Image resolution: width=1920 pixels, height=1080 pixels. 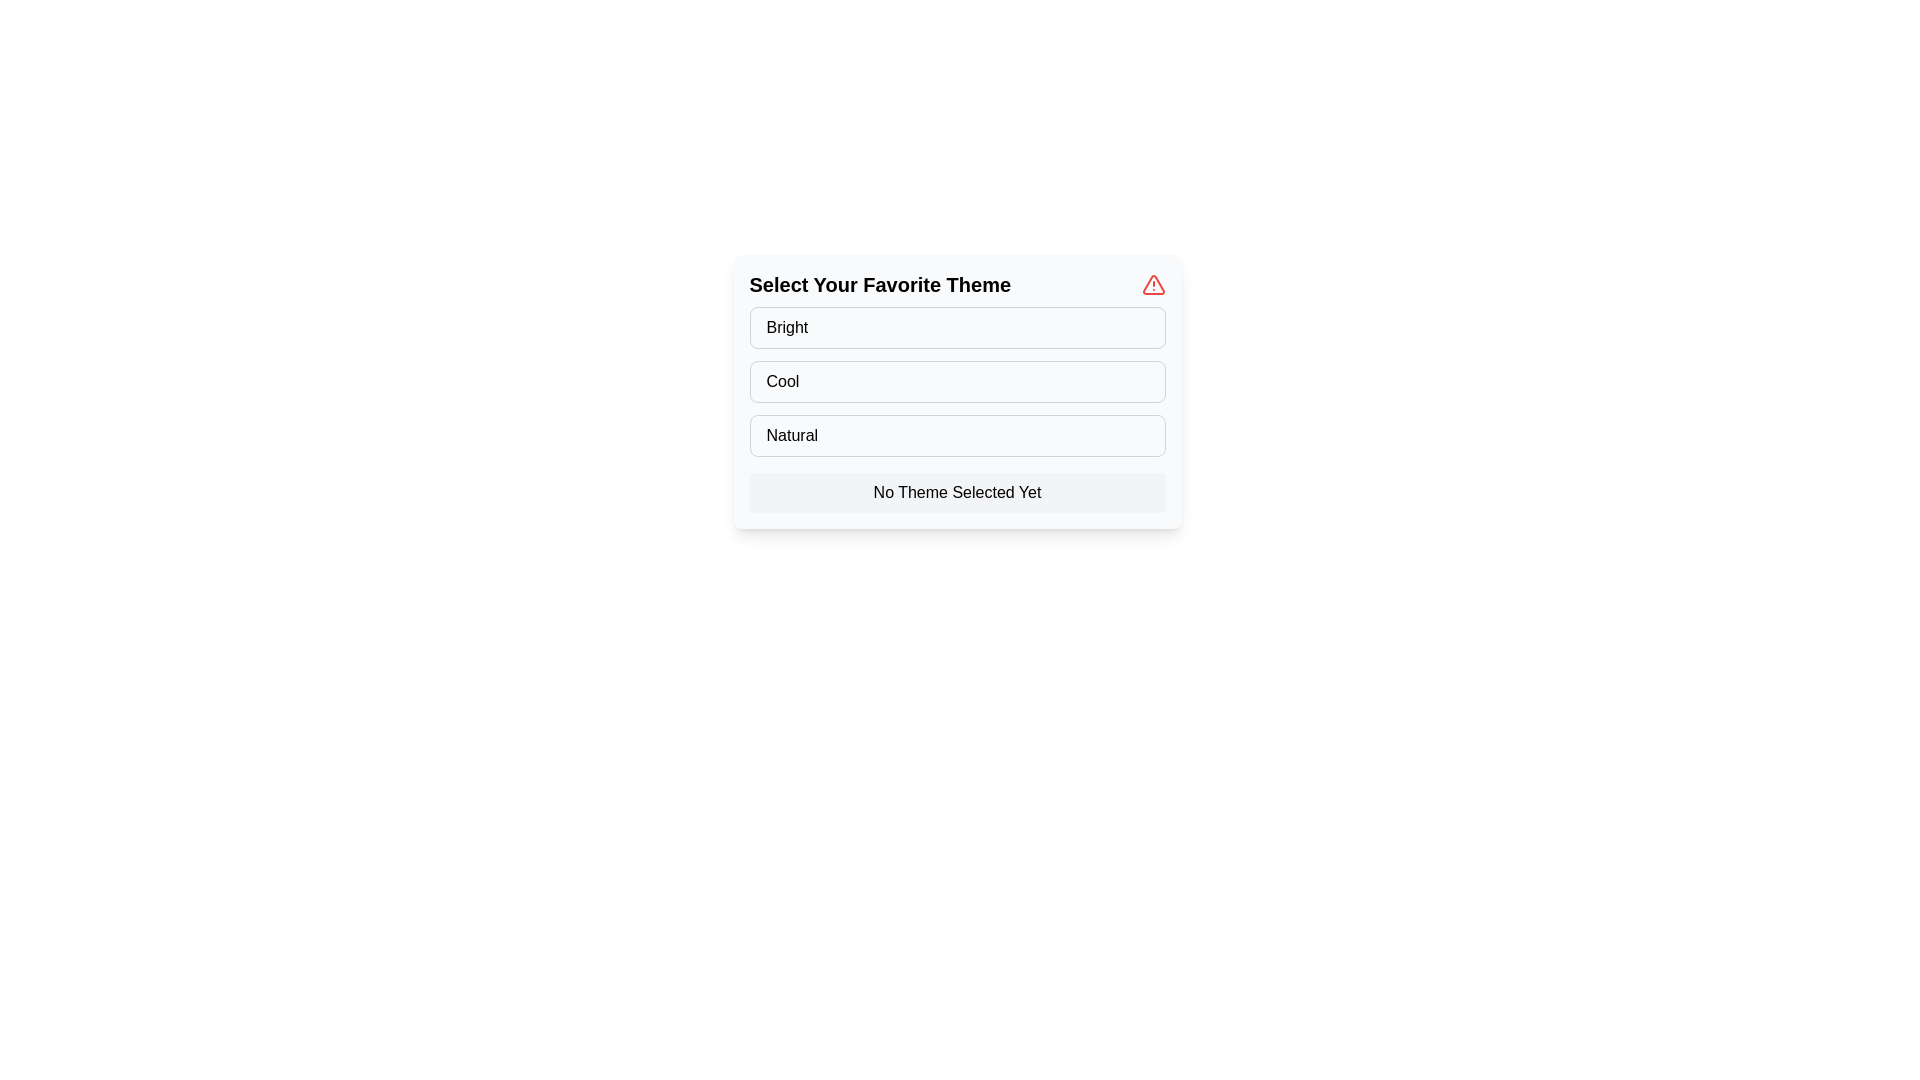 I want to click on the 'Natural' button, which is the last element in a vertically stacked list containing 'Bright', 'Cool', and 'Natural', so click(x=956, y=434).